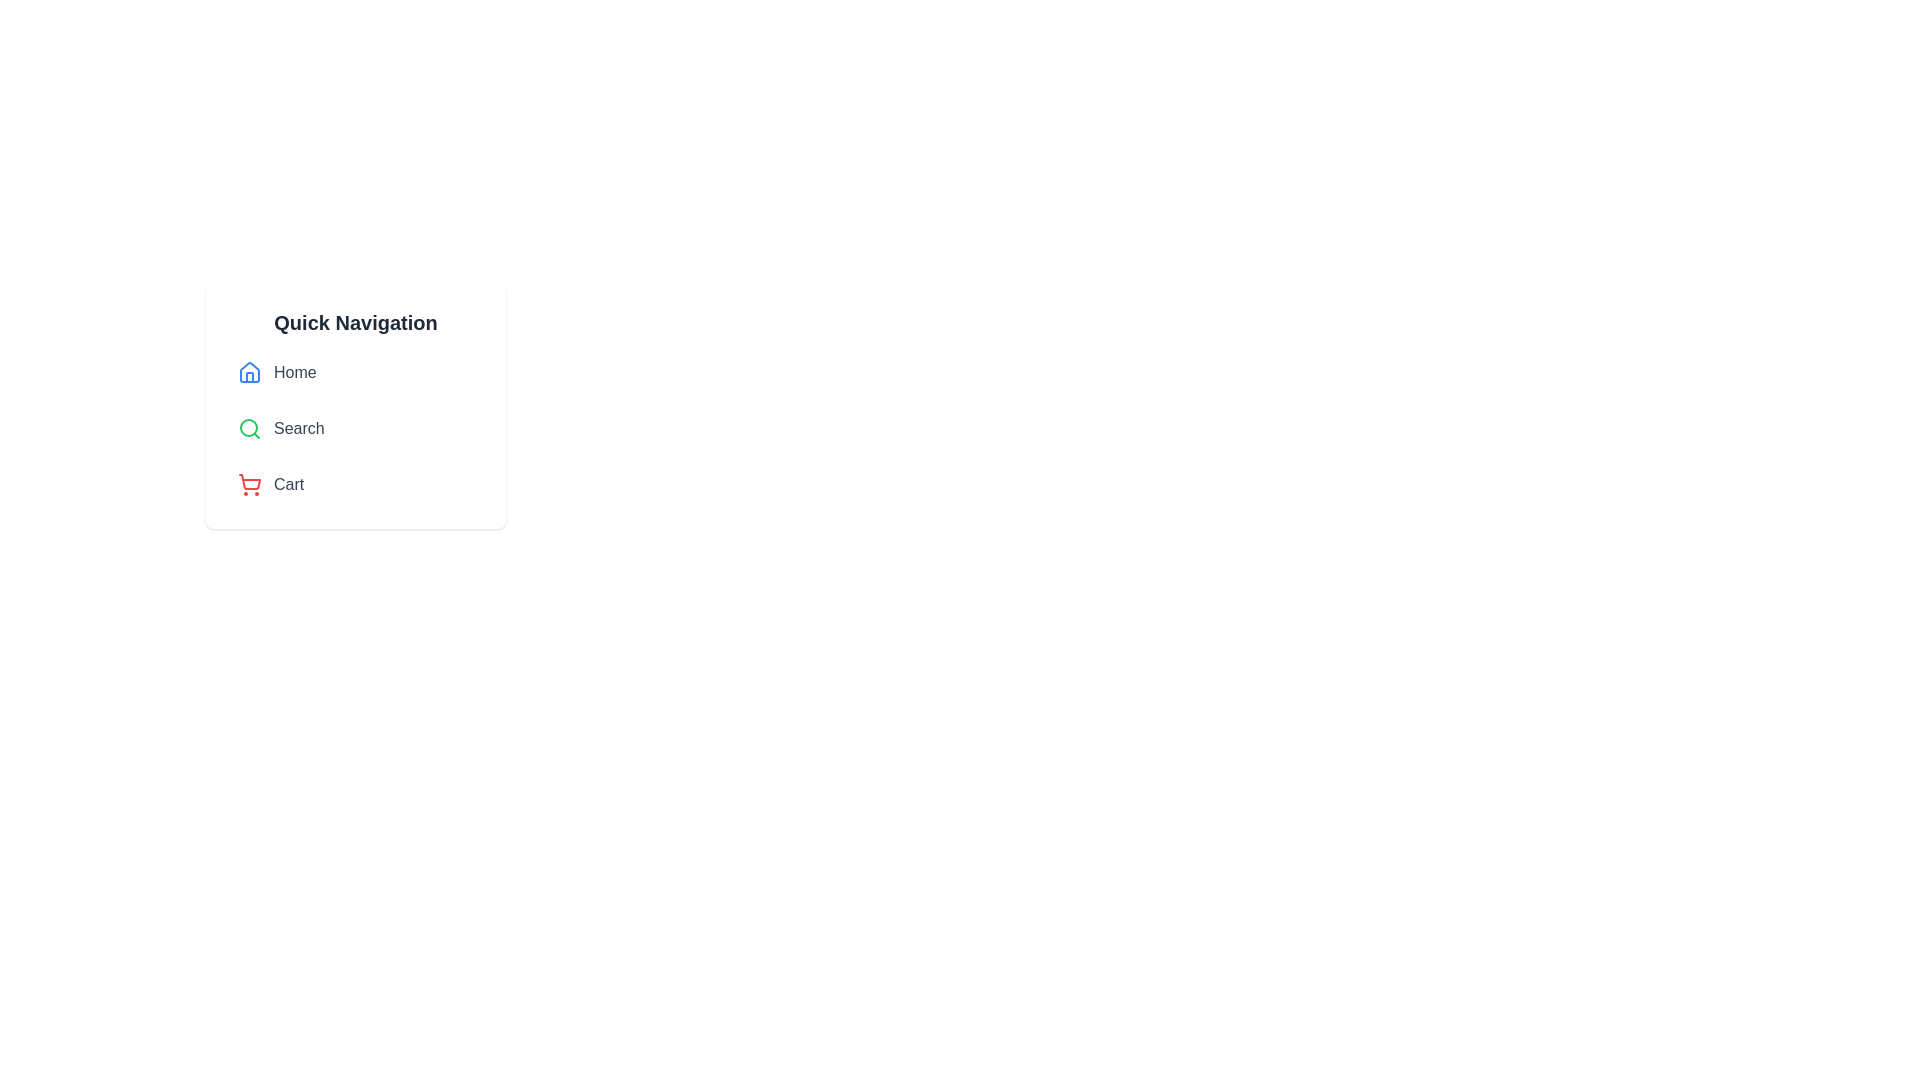 This screenshot has width=1920, height=1080. I want to click on the 'Cart' hyperlink in the navigation menu to change its text color to red, so click(288, 485).